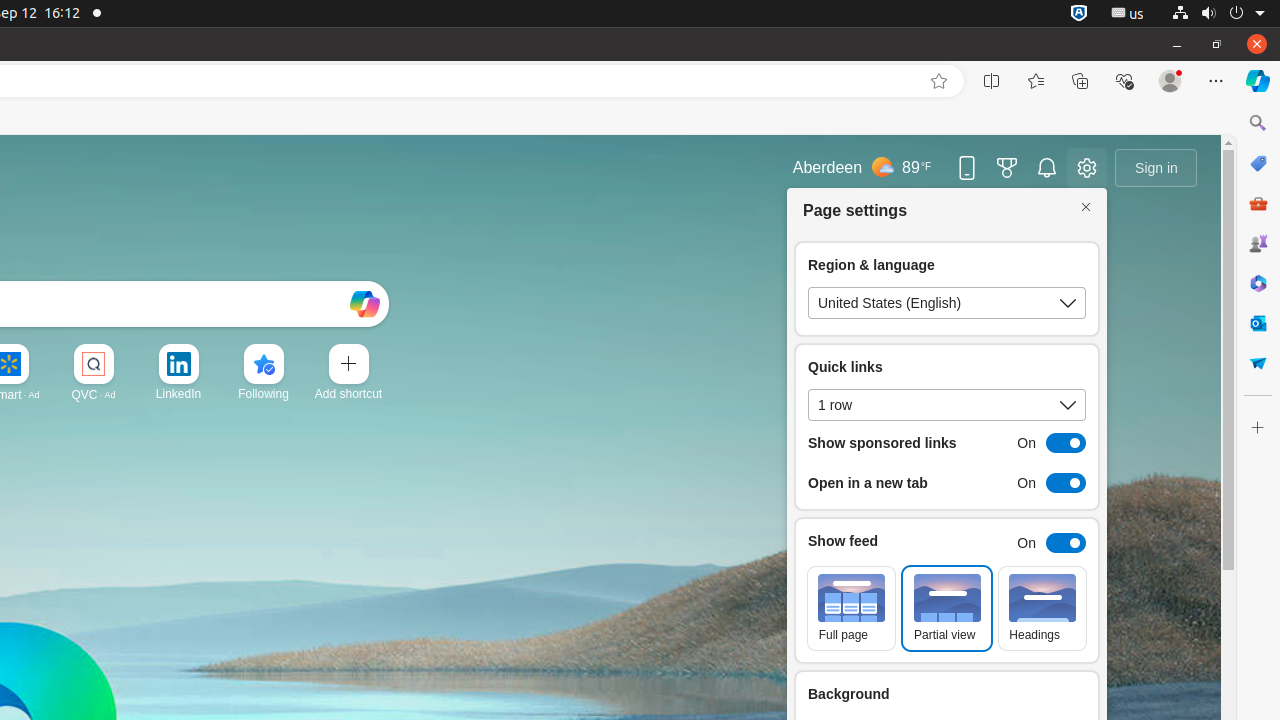 The width and height of the screenshot is (1280, 720). Describe the element at coordinates (262, 393) in the screenshot. I see `'Following'` at that location.